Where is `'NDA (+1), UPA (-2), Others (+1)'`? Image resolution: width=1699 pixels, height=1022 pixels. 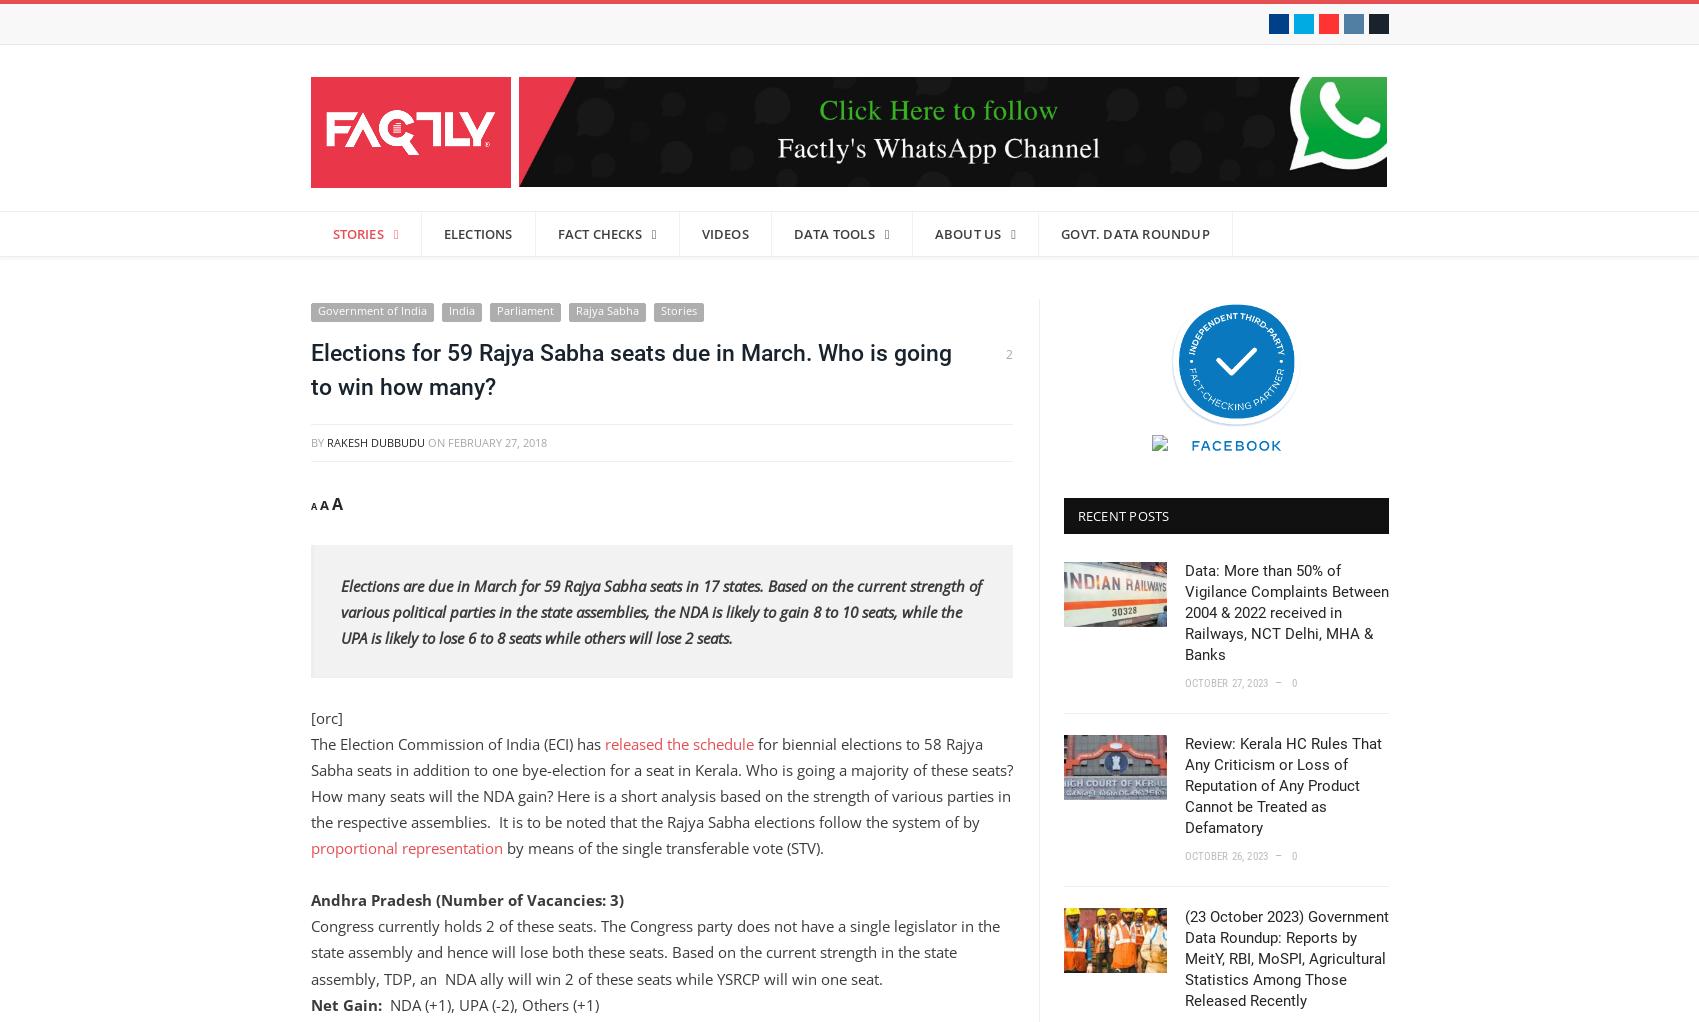 'NDA (+1), UPA (-2), Others (+1)' is located at coordinates (380, 1004).